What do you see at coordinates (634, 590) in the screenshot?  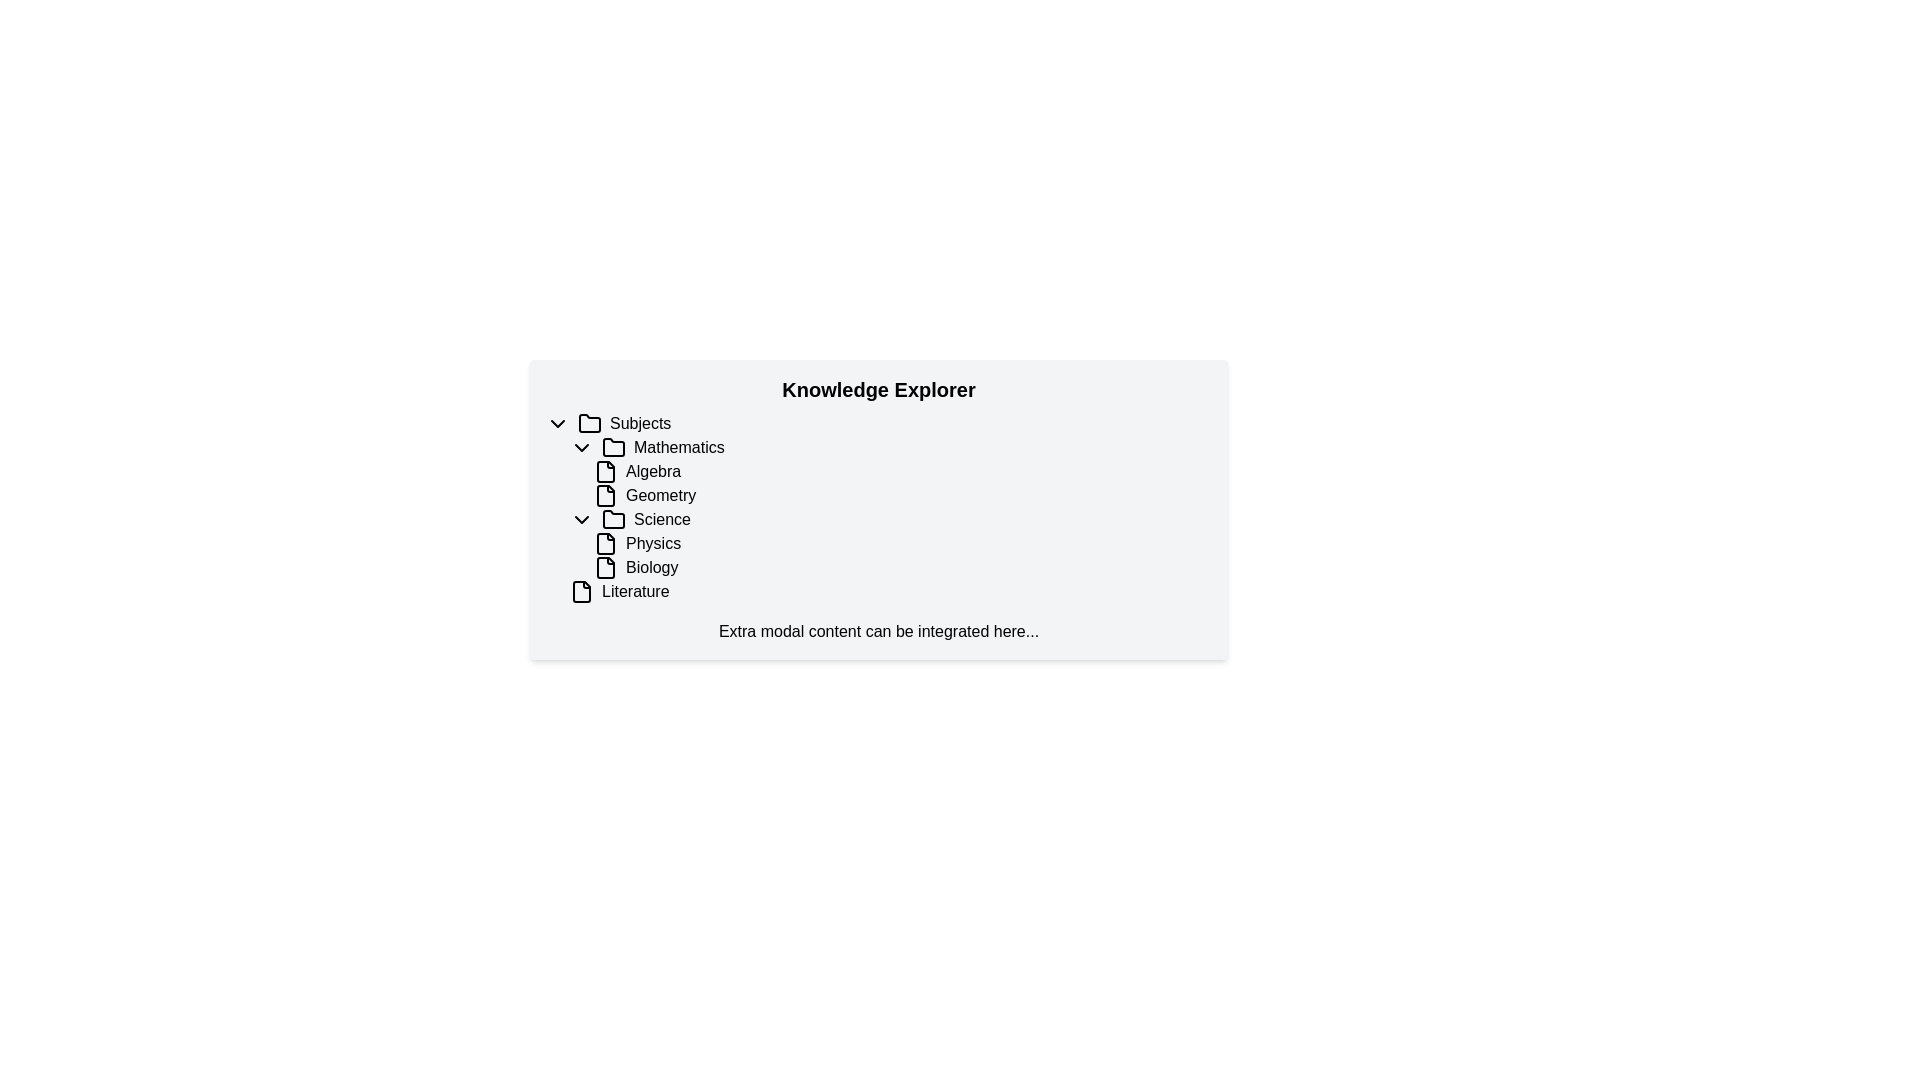 I see `the 'Literature' text label under the 'Biology' category in the 'Science' tree structure` at bounding box center [634, 590].